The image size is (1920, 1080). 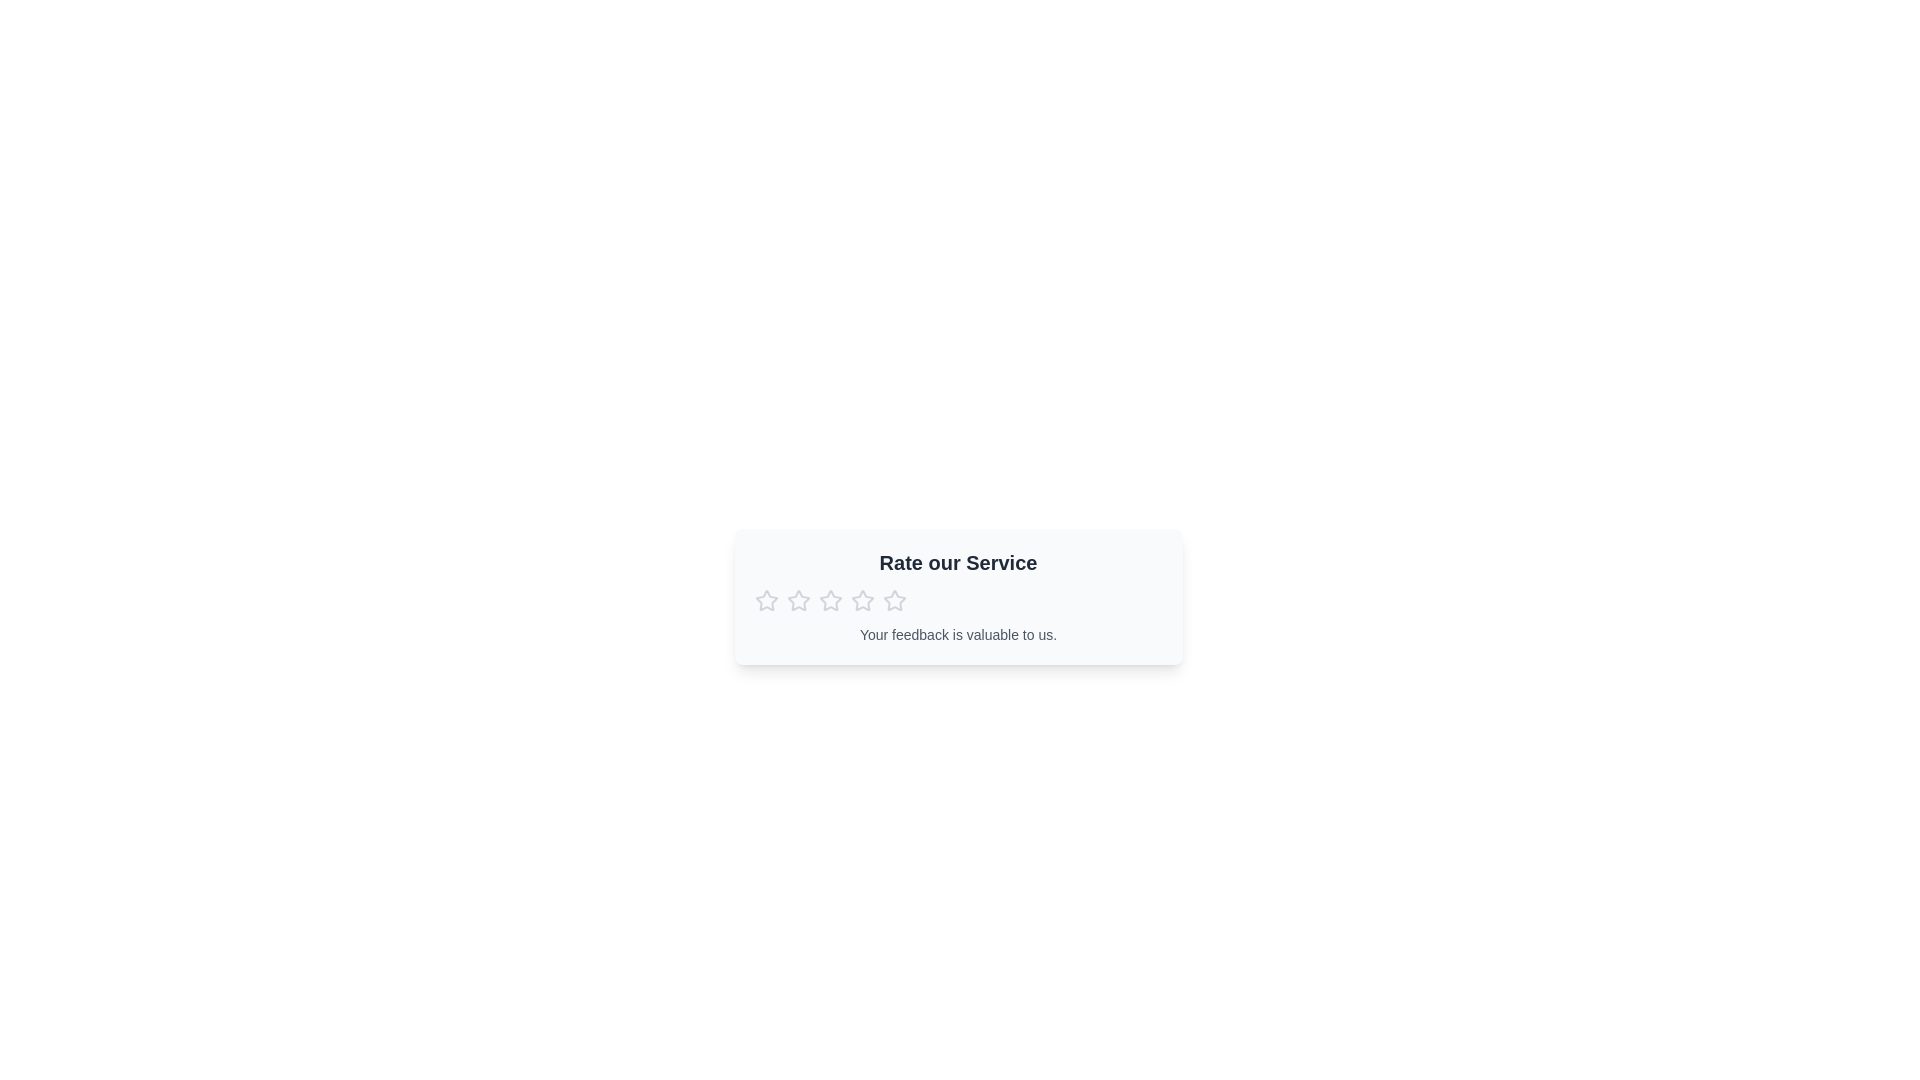 What do you see at coordinates (797, 600) in the screenshot?
I see `the second star rating button, which is styled with a faint gray outline and is located under the 'Rate our Service' text` at bounding box center [797, 600].